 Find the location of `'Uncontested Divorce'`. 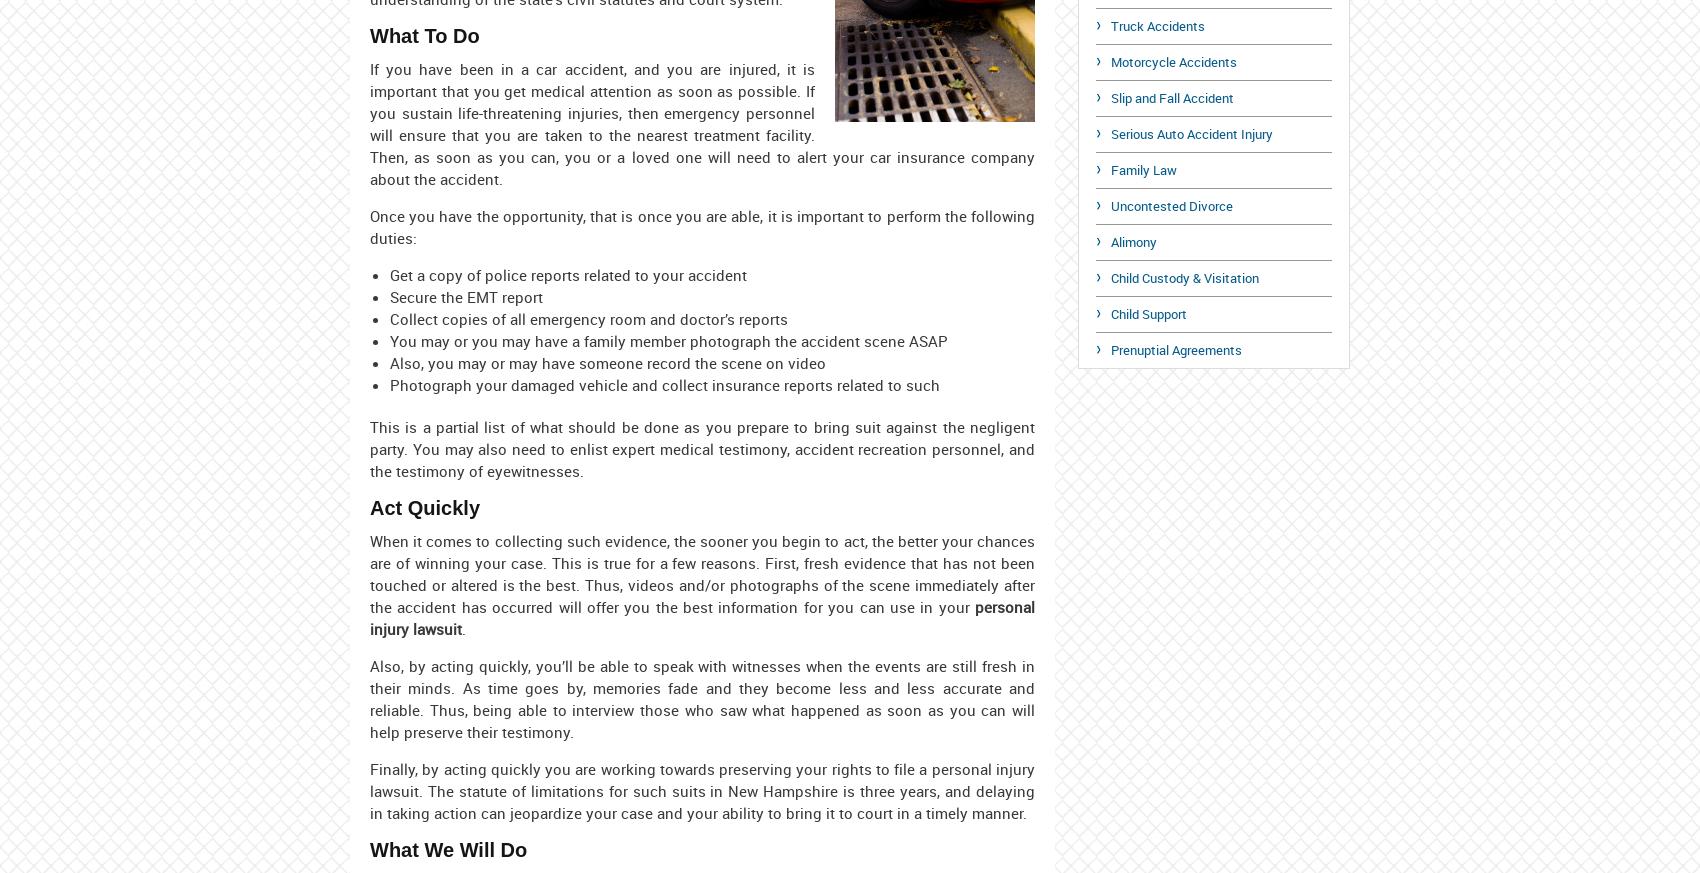

'Uncontested Divorce' is located at coordinates (1110, 205).